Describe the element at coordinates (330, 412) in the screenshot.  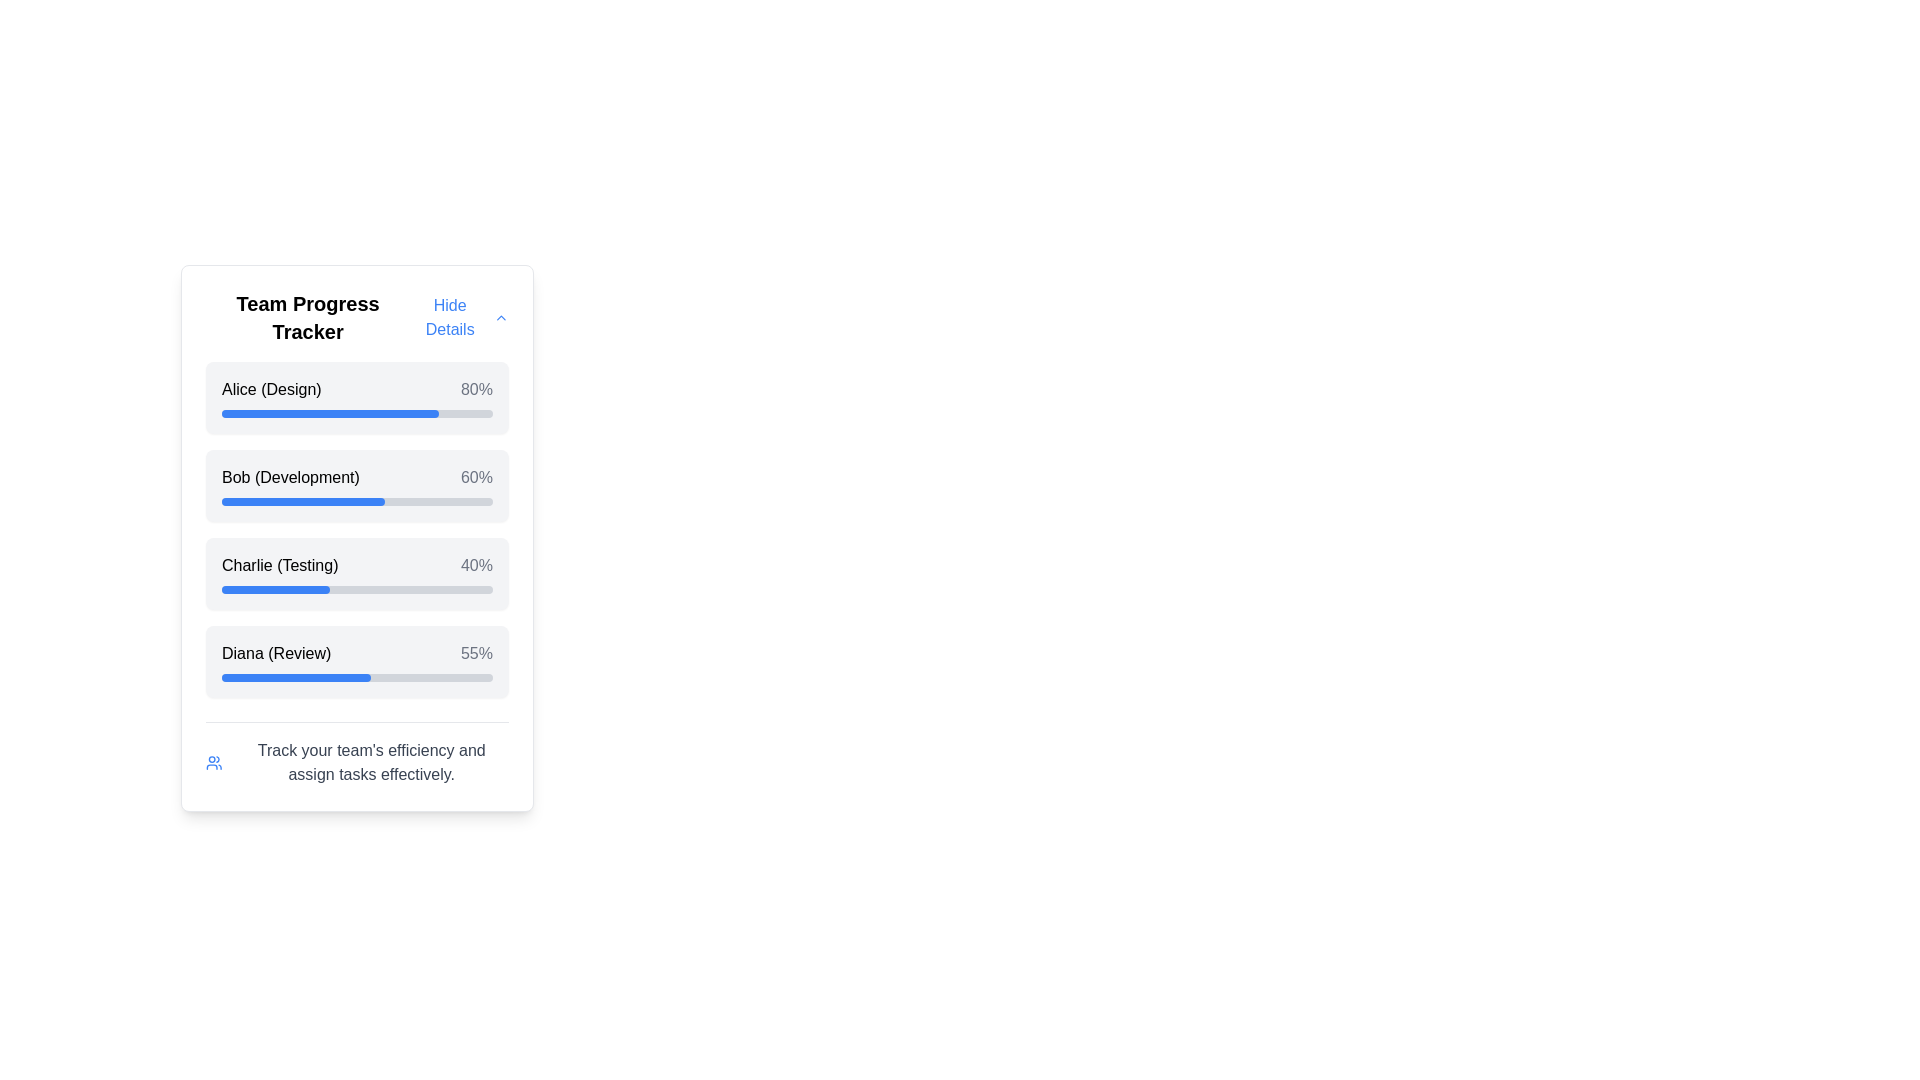
I see `the filled portion of the progress indicator representing 80% completion for 'Alice (Design)', which is the first item in the vertical list of progress indicators` at that location.